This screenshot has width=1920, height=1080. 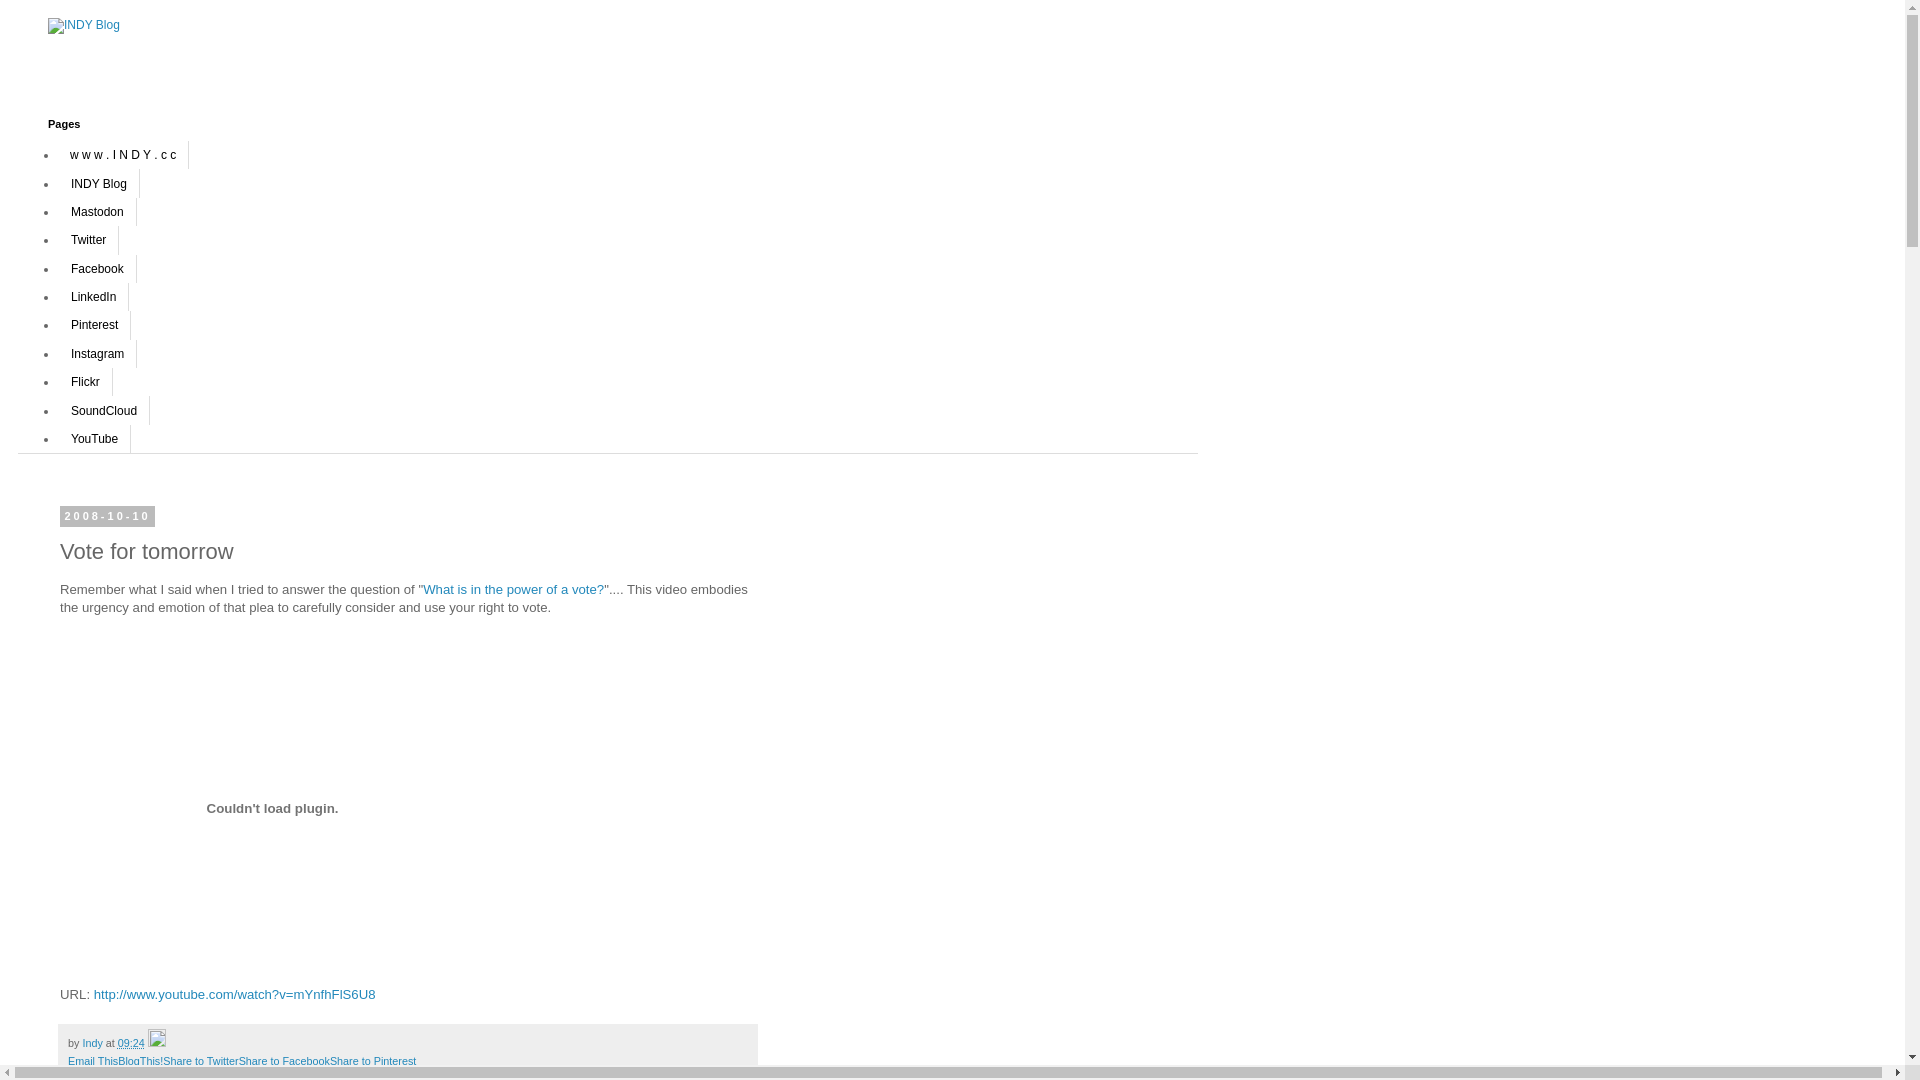 What do you see at coordinates (93, 323) in the screenshot?
I see `'Pinterest'` at bounding box center [93, 323].